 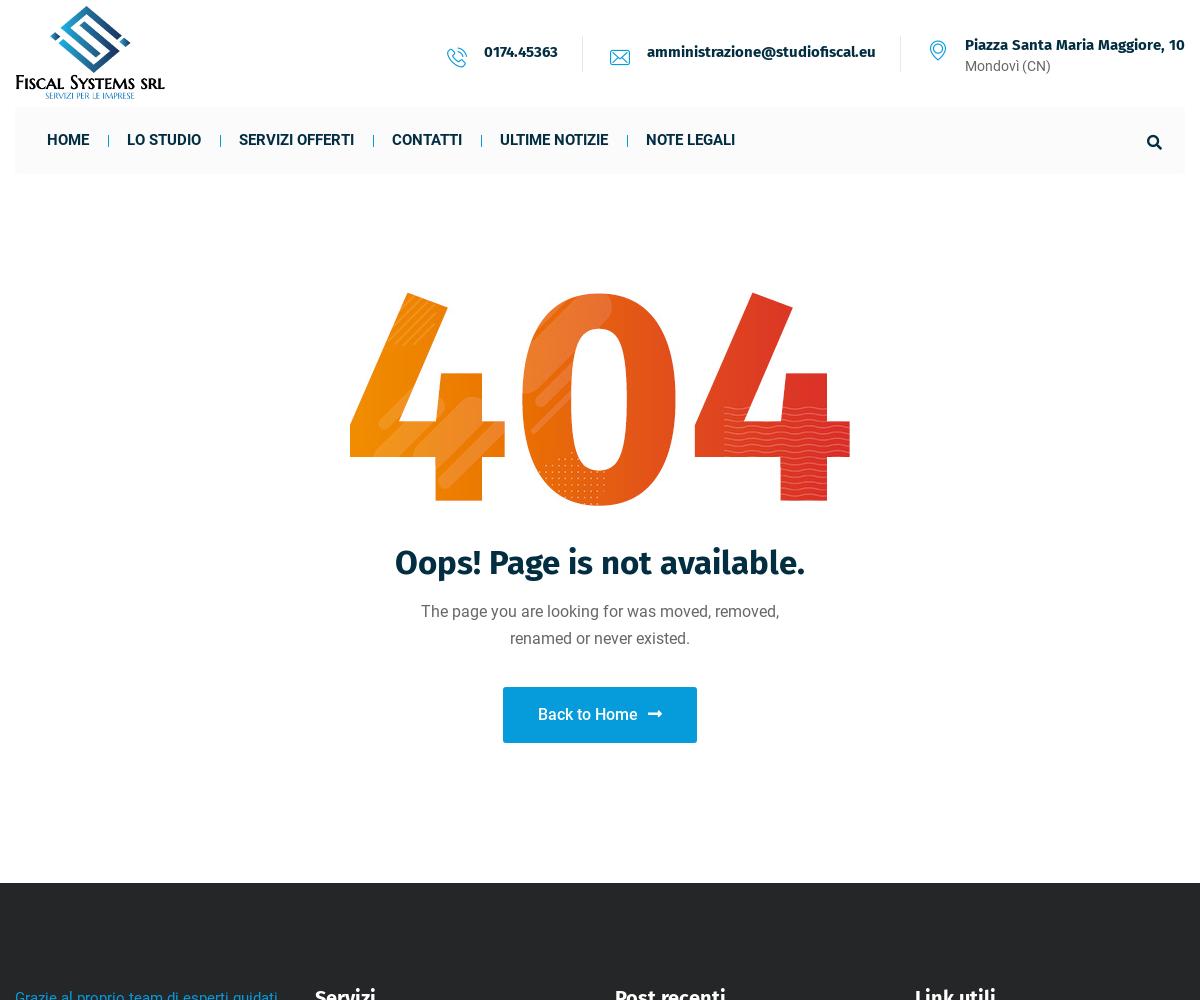 What do you see at coordinates (126, 140) in the screenshot?
I see `'Lo studio'` at bounding box center [126, 140].